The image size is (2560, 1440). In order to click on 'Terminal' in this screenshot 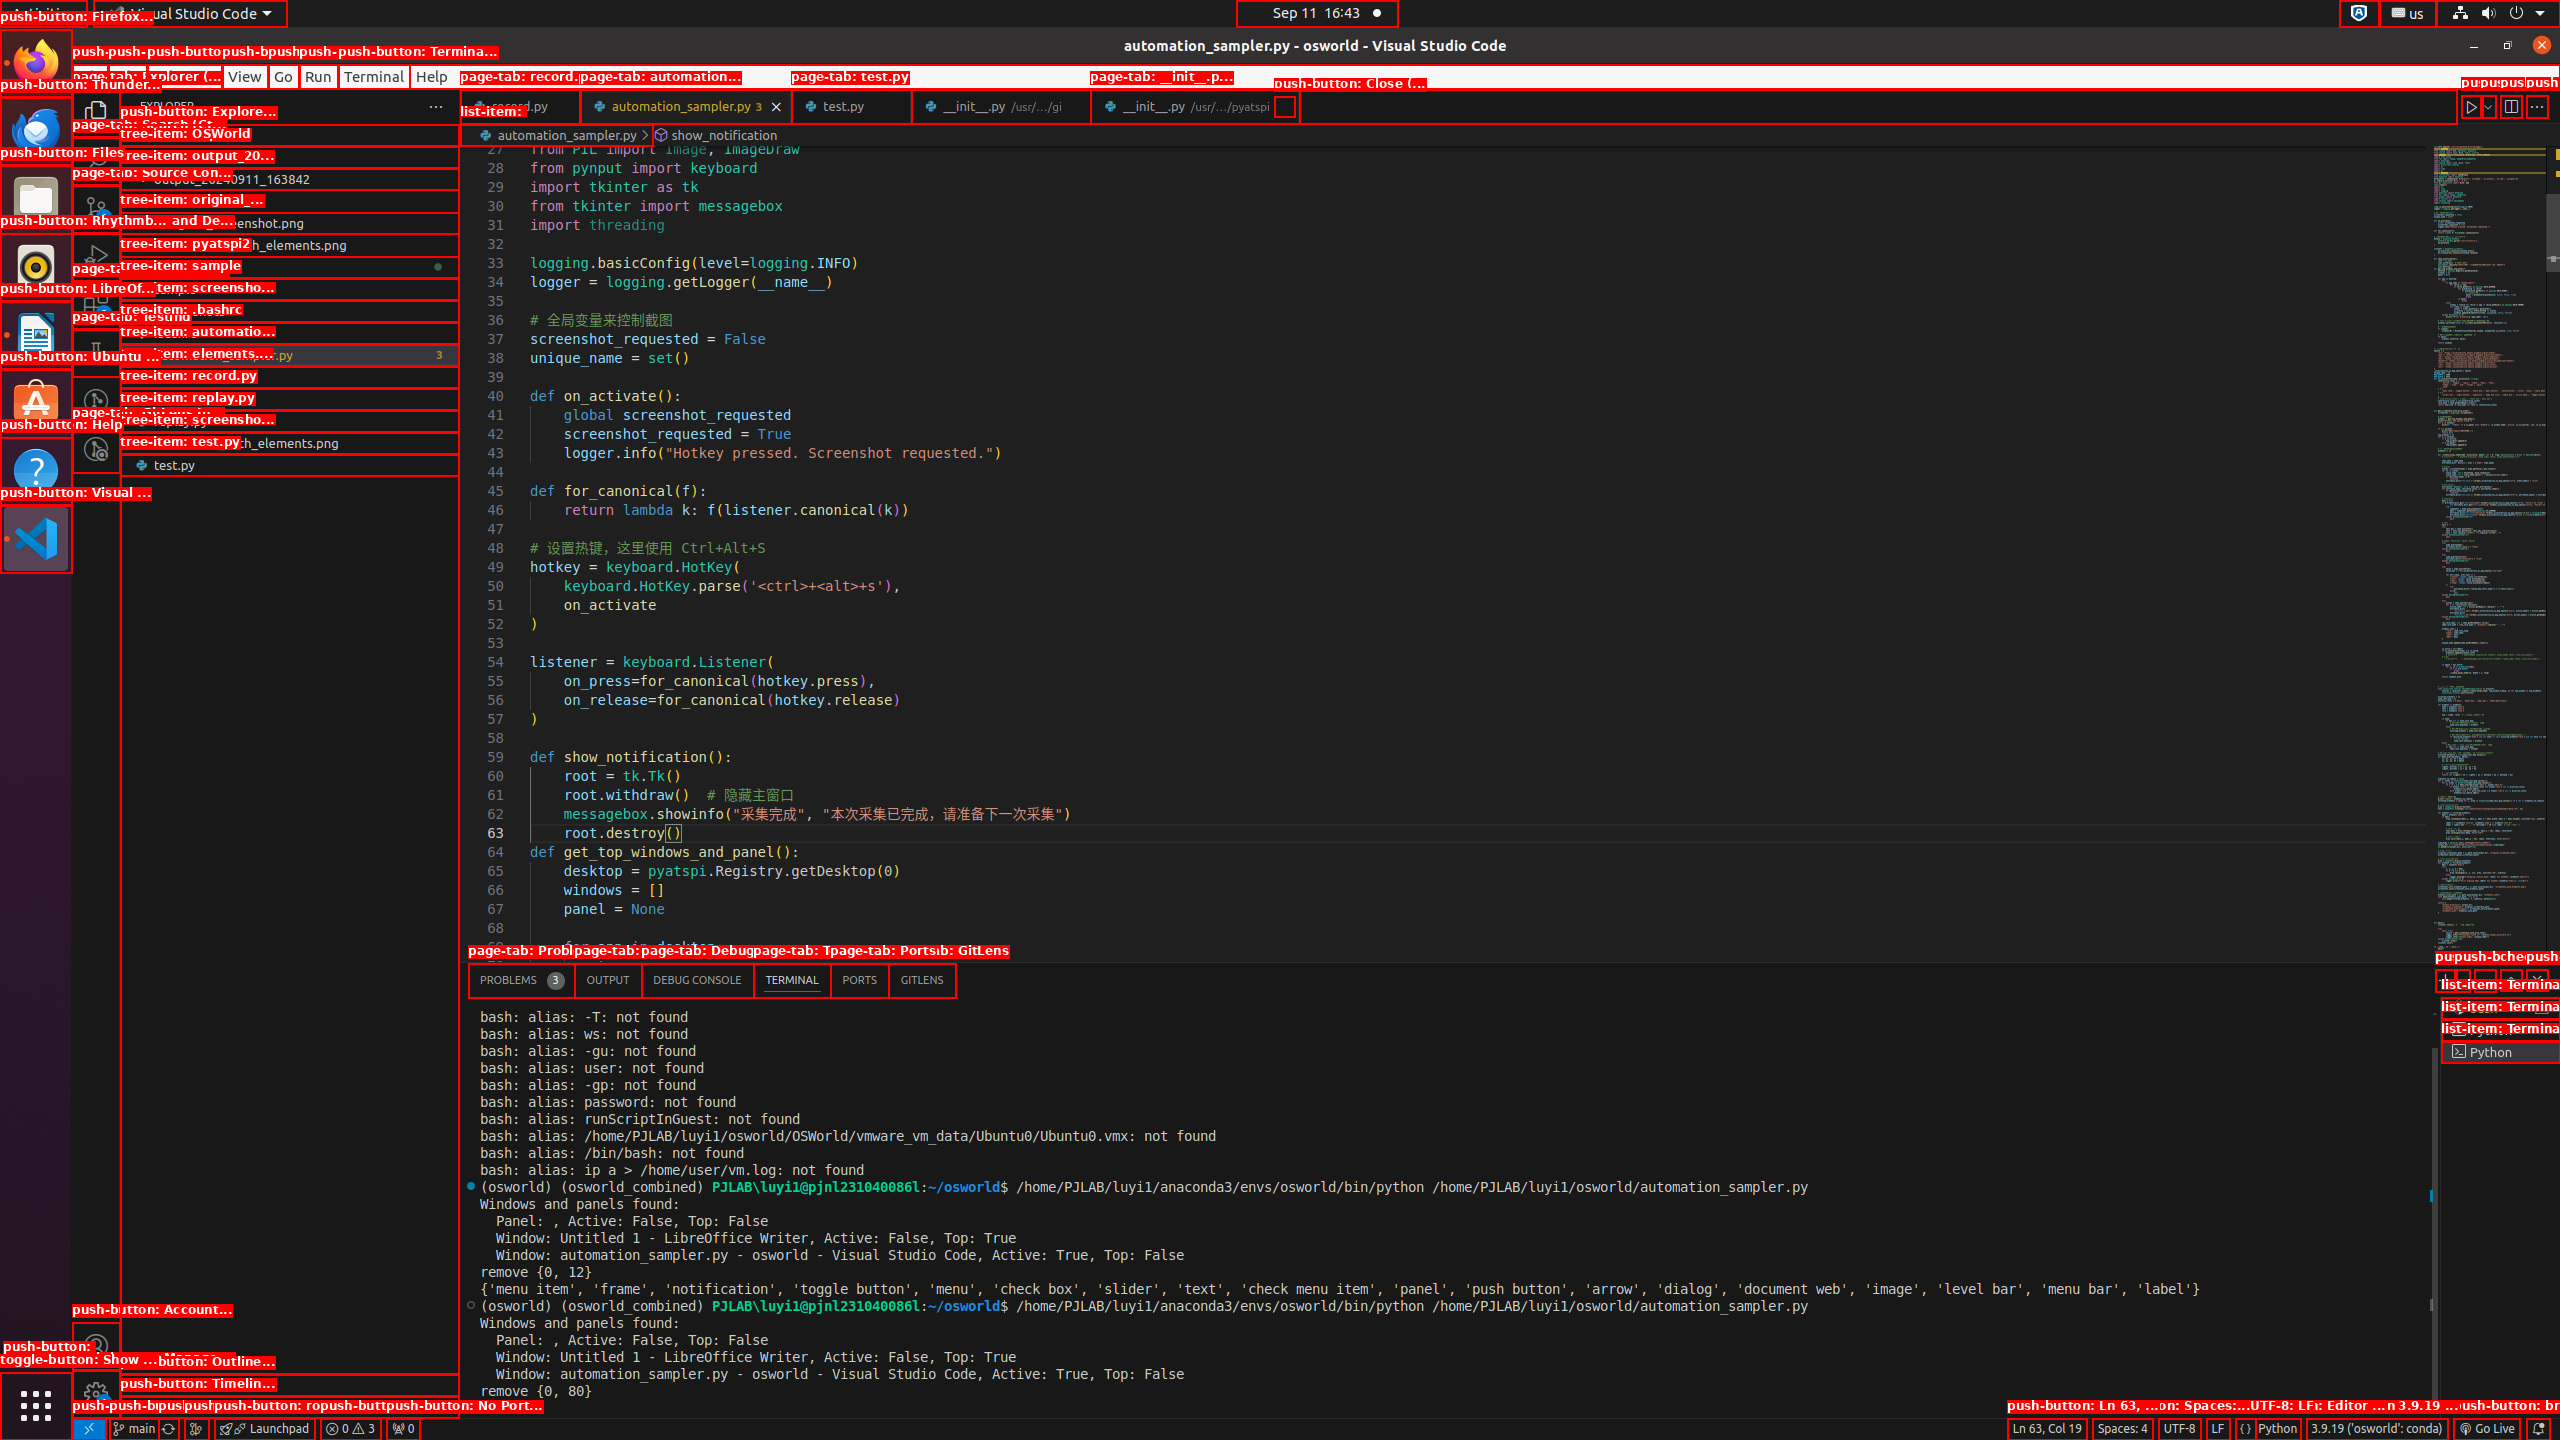, I will do `click(374, 76)`.